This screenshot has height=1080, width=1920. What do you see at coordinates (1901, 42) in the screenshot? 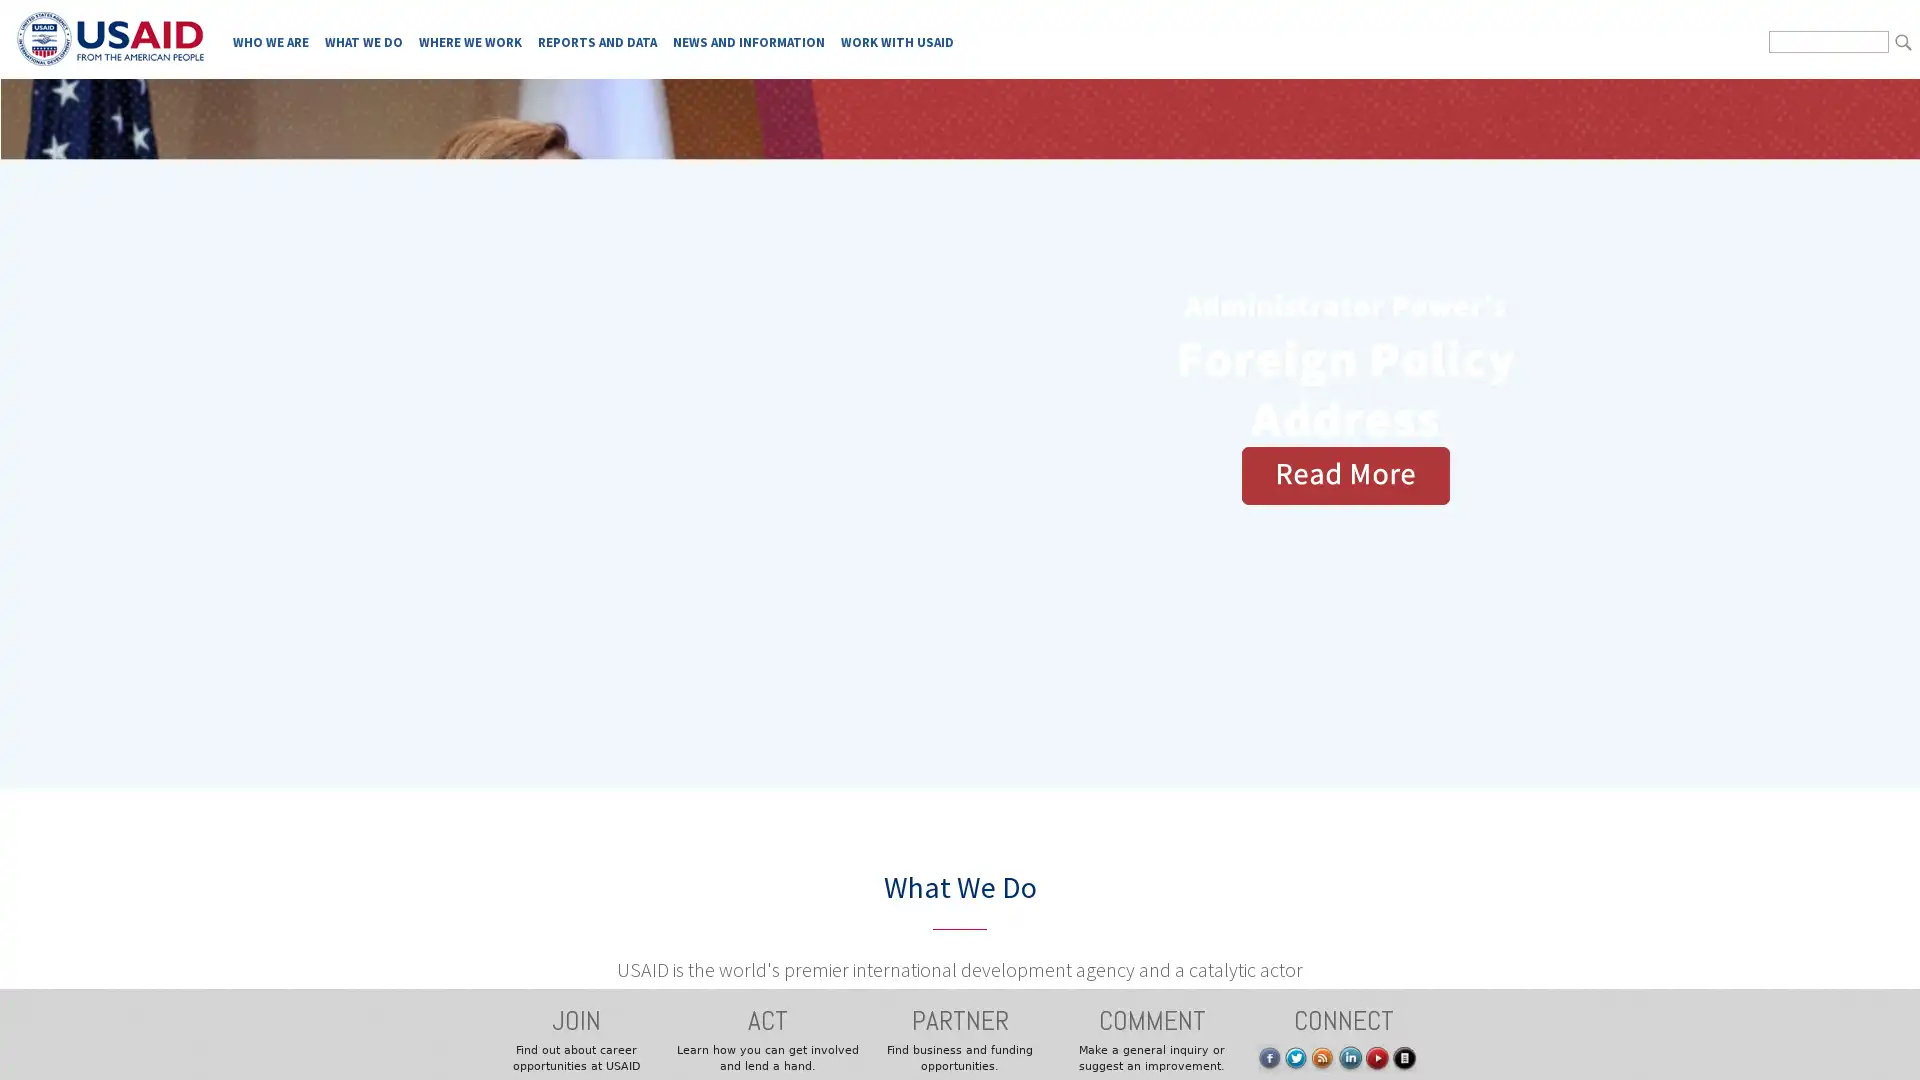
I see `Search` at bounding box center [1901, 42].